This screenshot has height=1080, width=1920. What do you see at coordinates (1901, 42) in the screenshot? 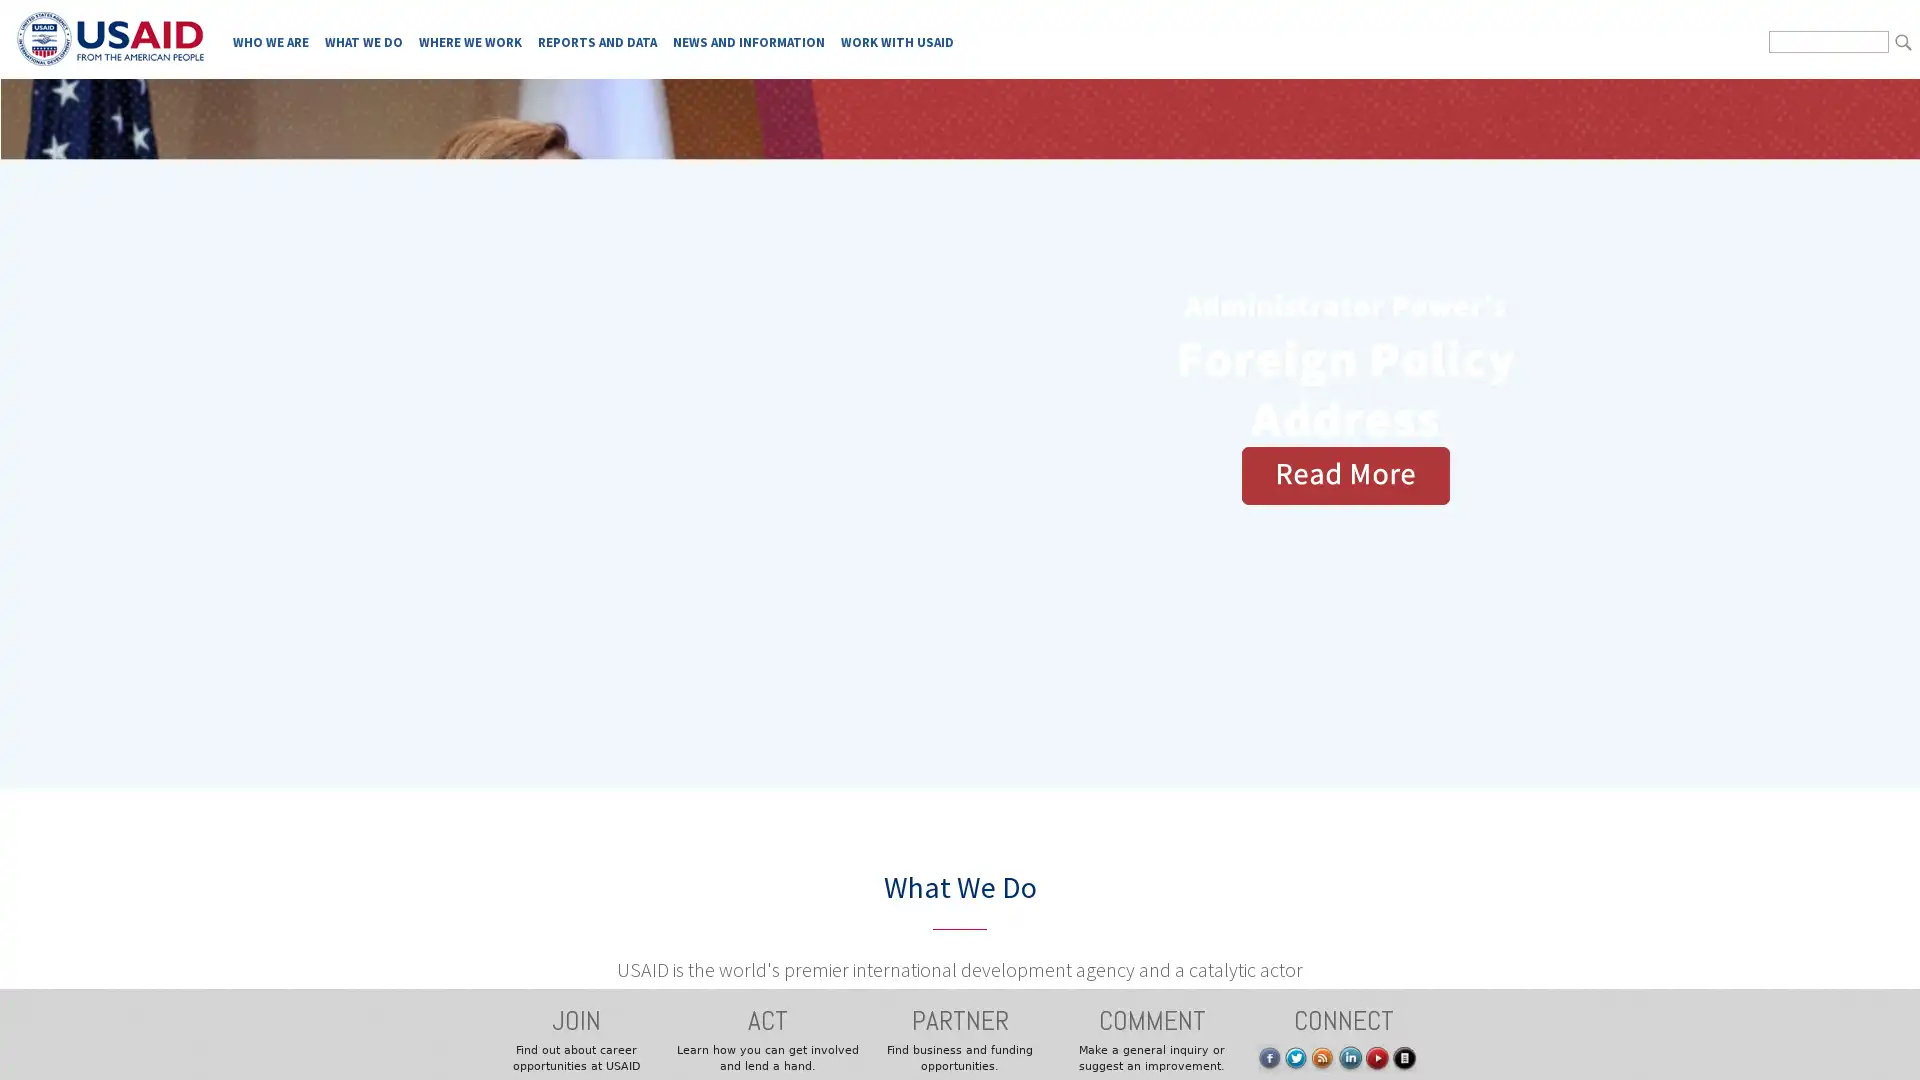
I see `Search` at bounding box center [1901, 42].